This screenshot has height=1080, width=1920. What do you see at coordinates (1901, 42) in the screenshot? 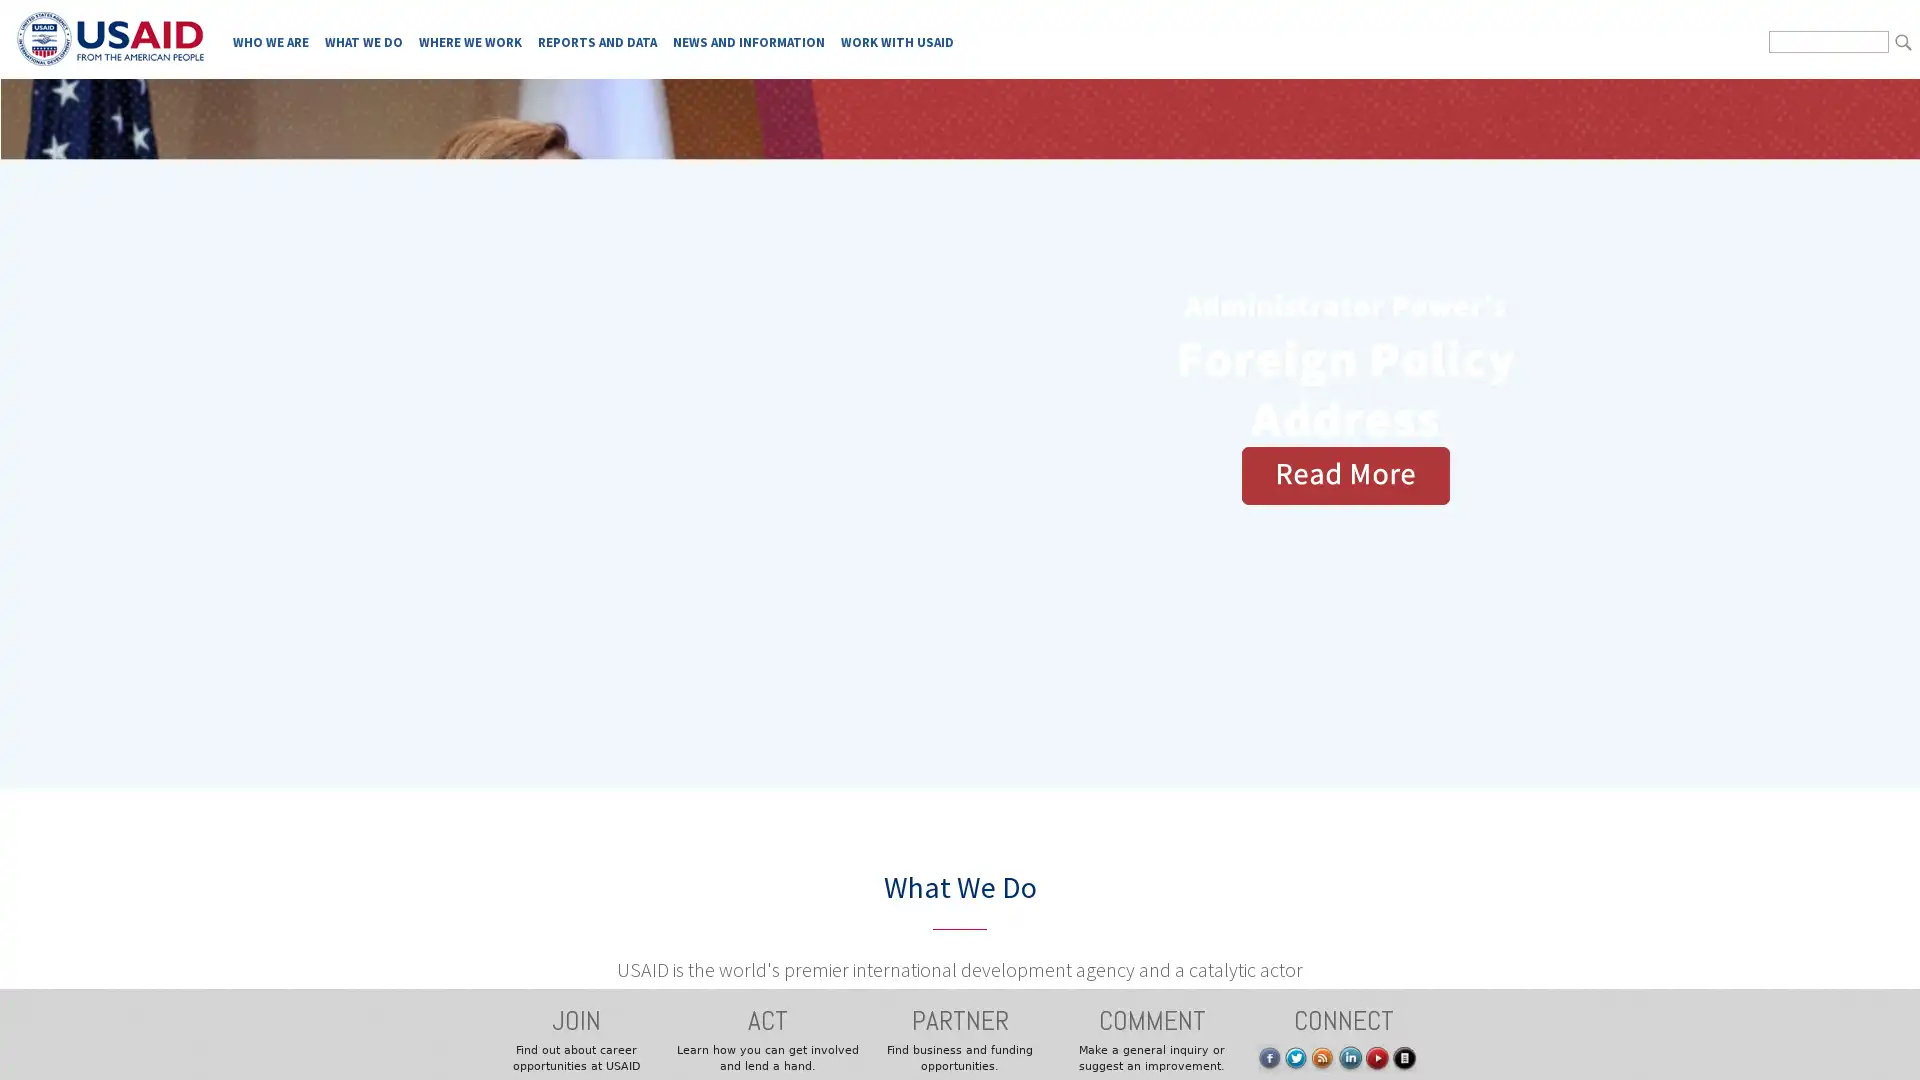
I see `Search` at bounding box center [1901, 42].